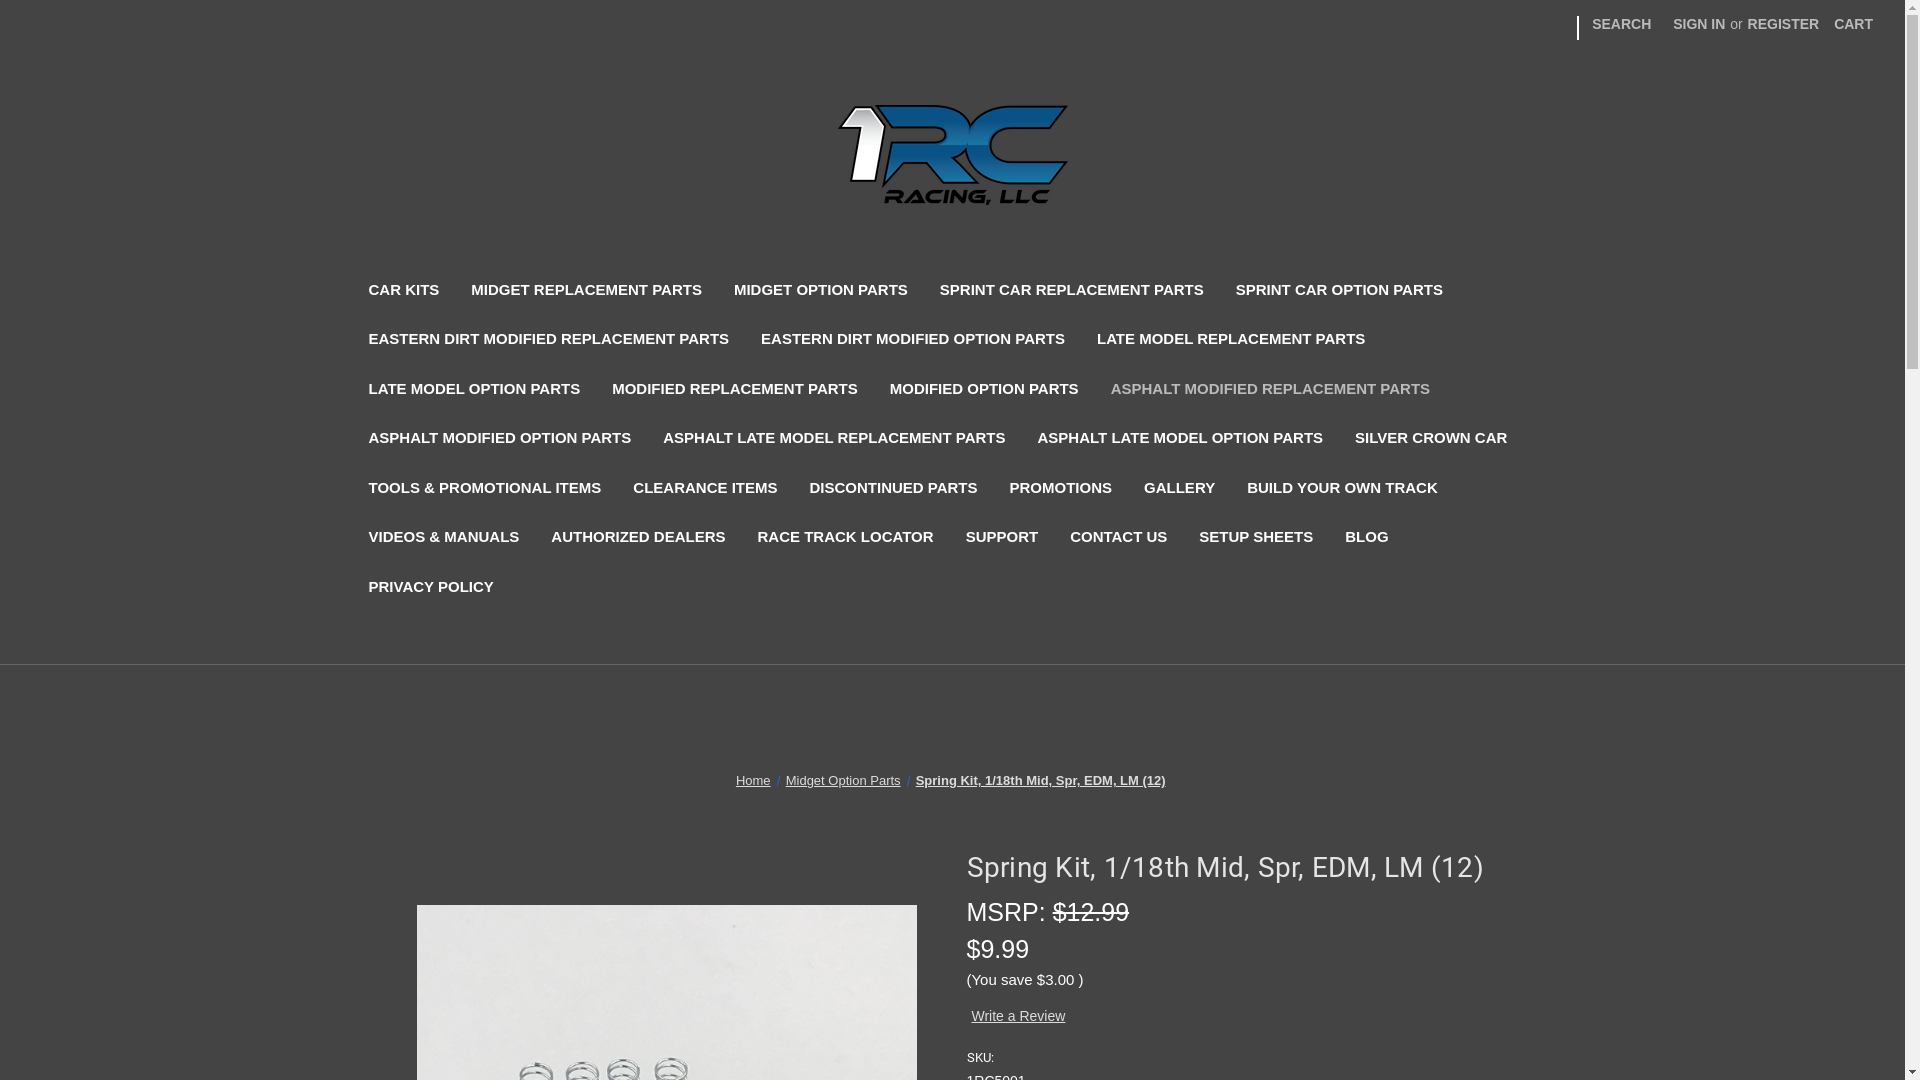  What do you see at coordinates (915, 779) in the screenshot?
I see `'Spring Kit, 1/18th Mid, Spr, EDM, LM (12)'` at bounding box center [915, 779].